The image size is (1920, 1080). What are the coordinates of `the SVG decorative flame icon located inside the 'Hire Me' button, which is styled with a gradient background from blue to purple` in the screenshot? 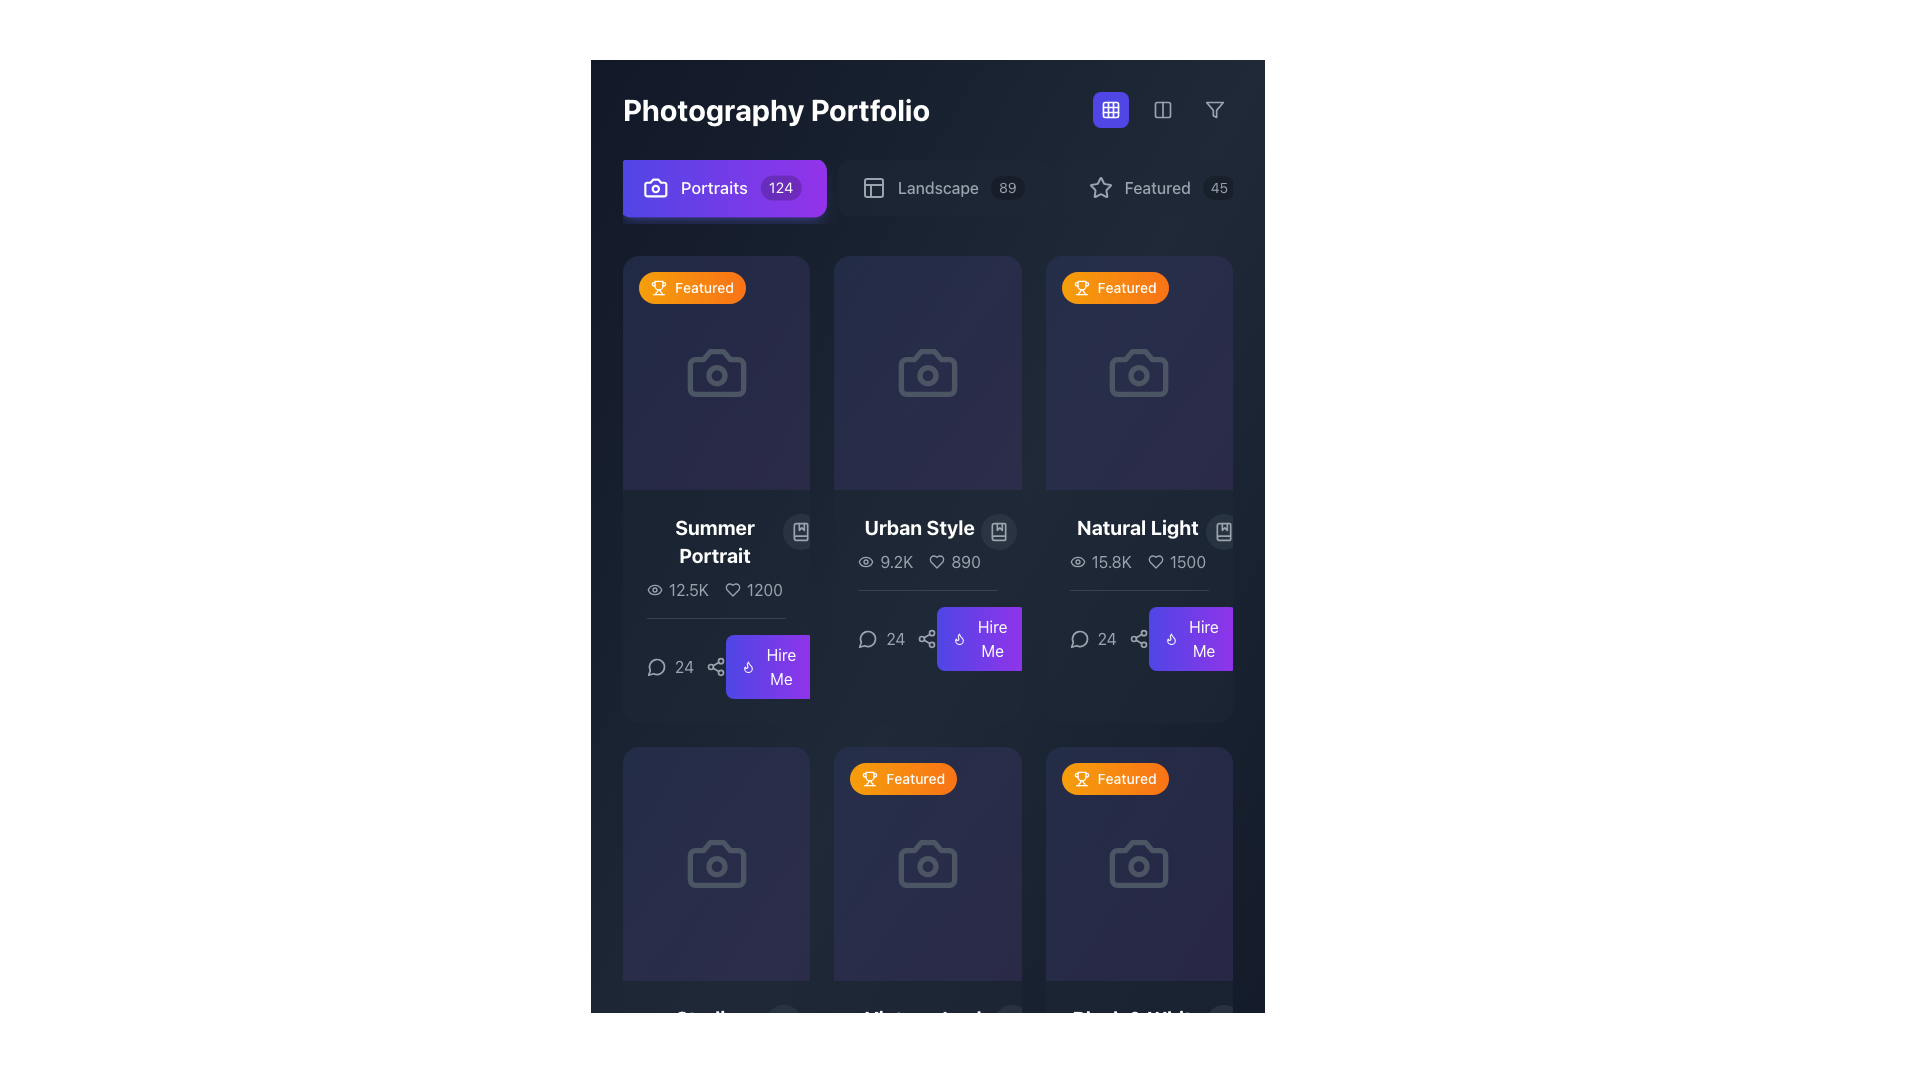 It's located at (747, 667).